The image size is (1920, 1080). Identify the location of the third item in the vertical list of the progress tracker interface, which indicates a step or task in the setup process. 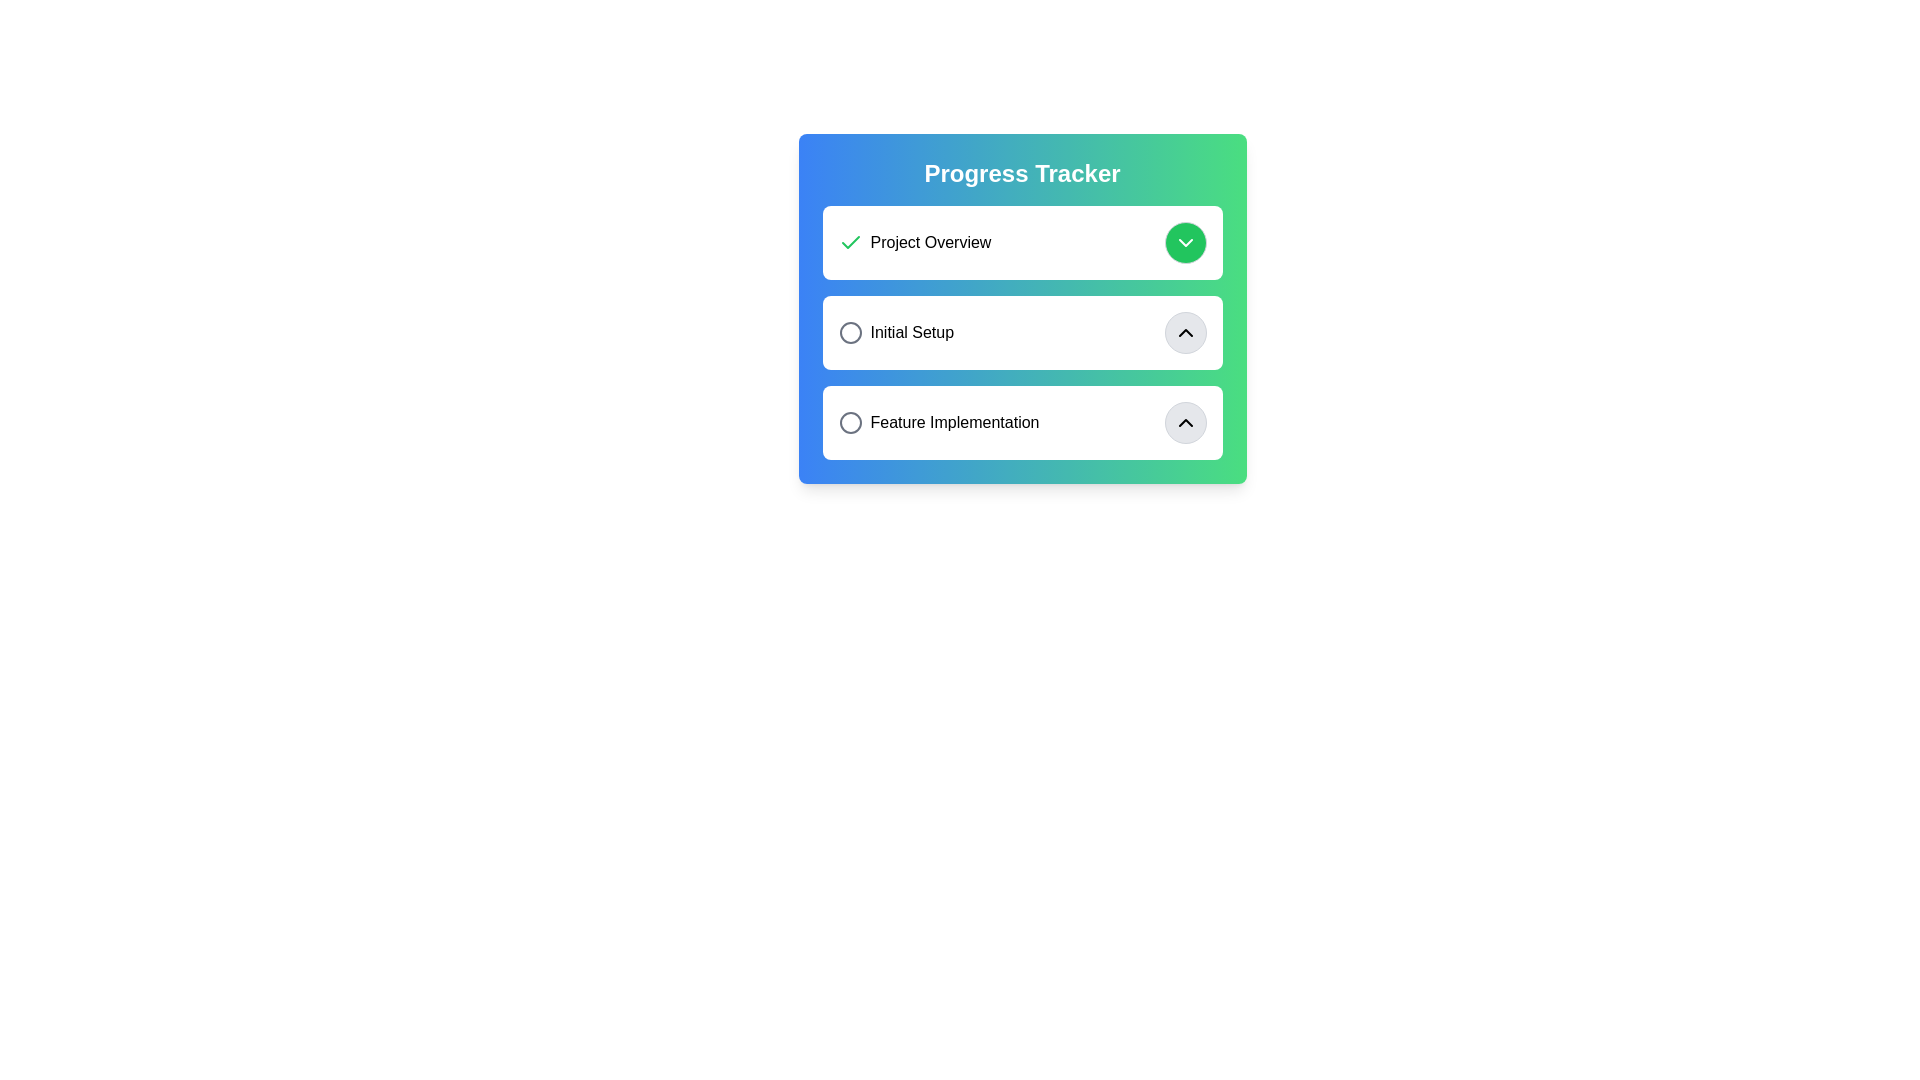
(938, 422).